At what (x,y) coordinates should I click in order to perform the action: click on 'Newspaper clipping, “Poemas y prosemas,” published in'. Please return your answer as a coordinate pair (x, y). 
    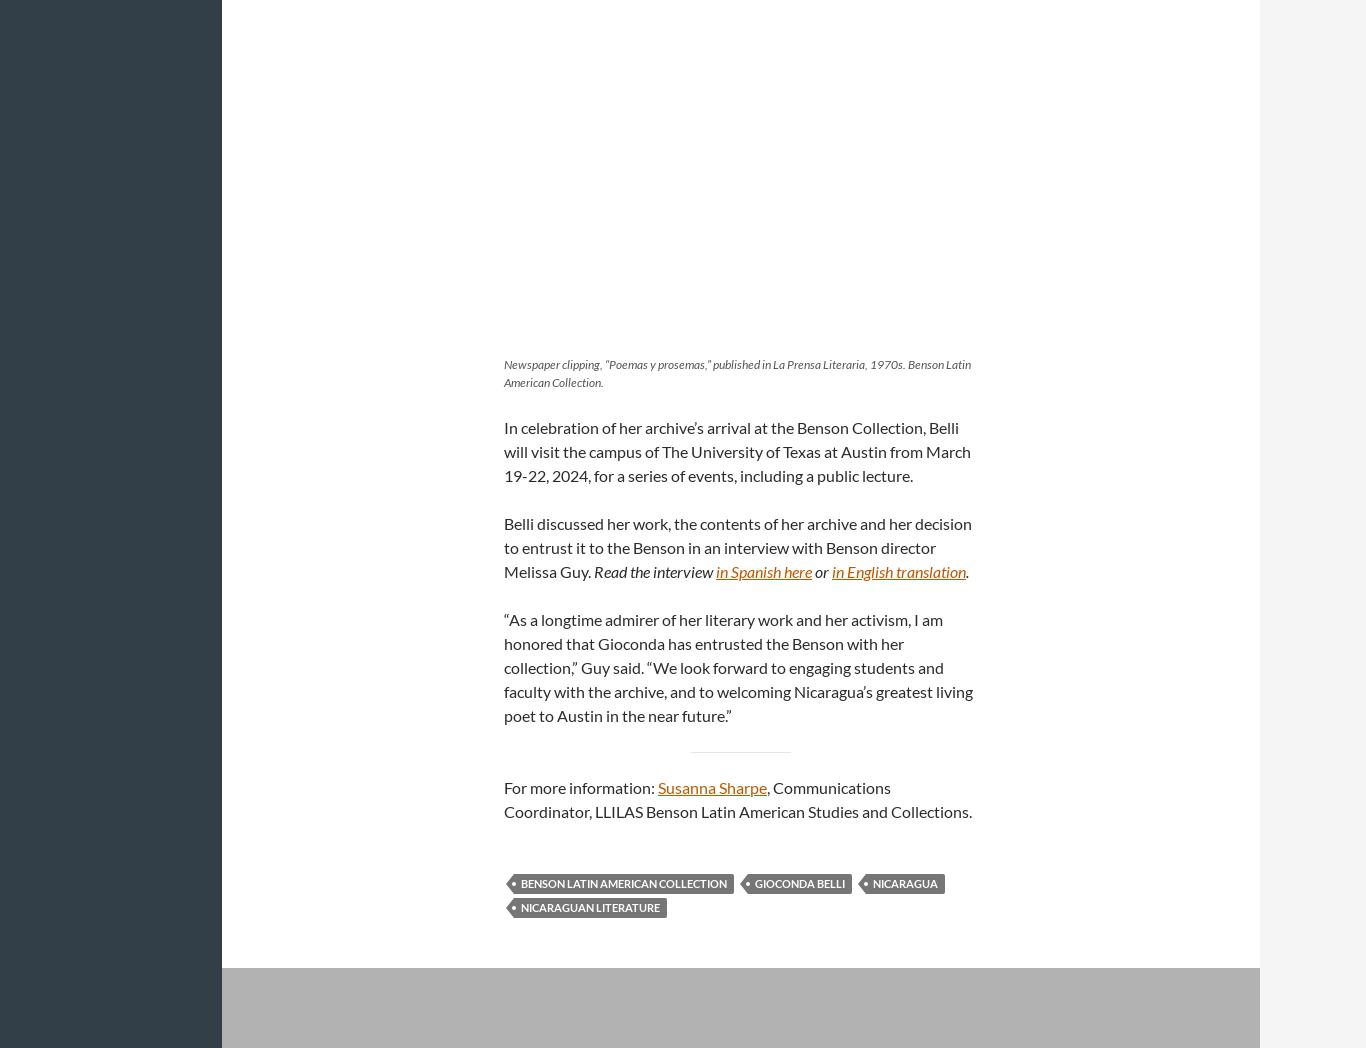
    Looking at the image, I should click on (637, 362).